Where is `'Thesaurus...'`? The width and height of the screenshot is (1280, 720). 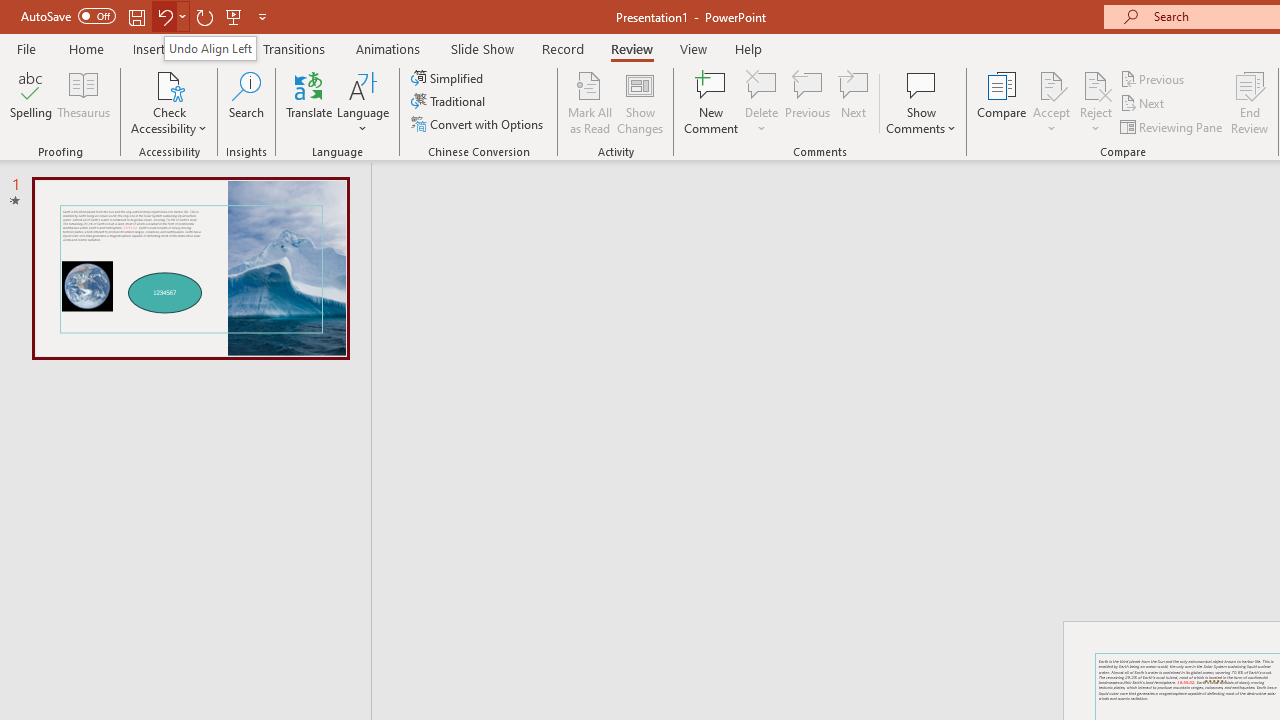
'Thesaurus...' is located at coordinates (82, 103).